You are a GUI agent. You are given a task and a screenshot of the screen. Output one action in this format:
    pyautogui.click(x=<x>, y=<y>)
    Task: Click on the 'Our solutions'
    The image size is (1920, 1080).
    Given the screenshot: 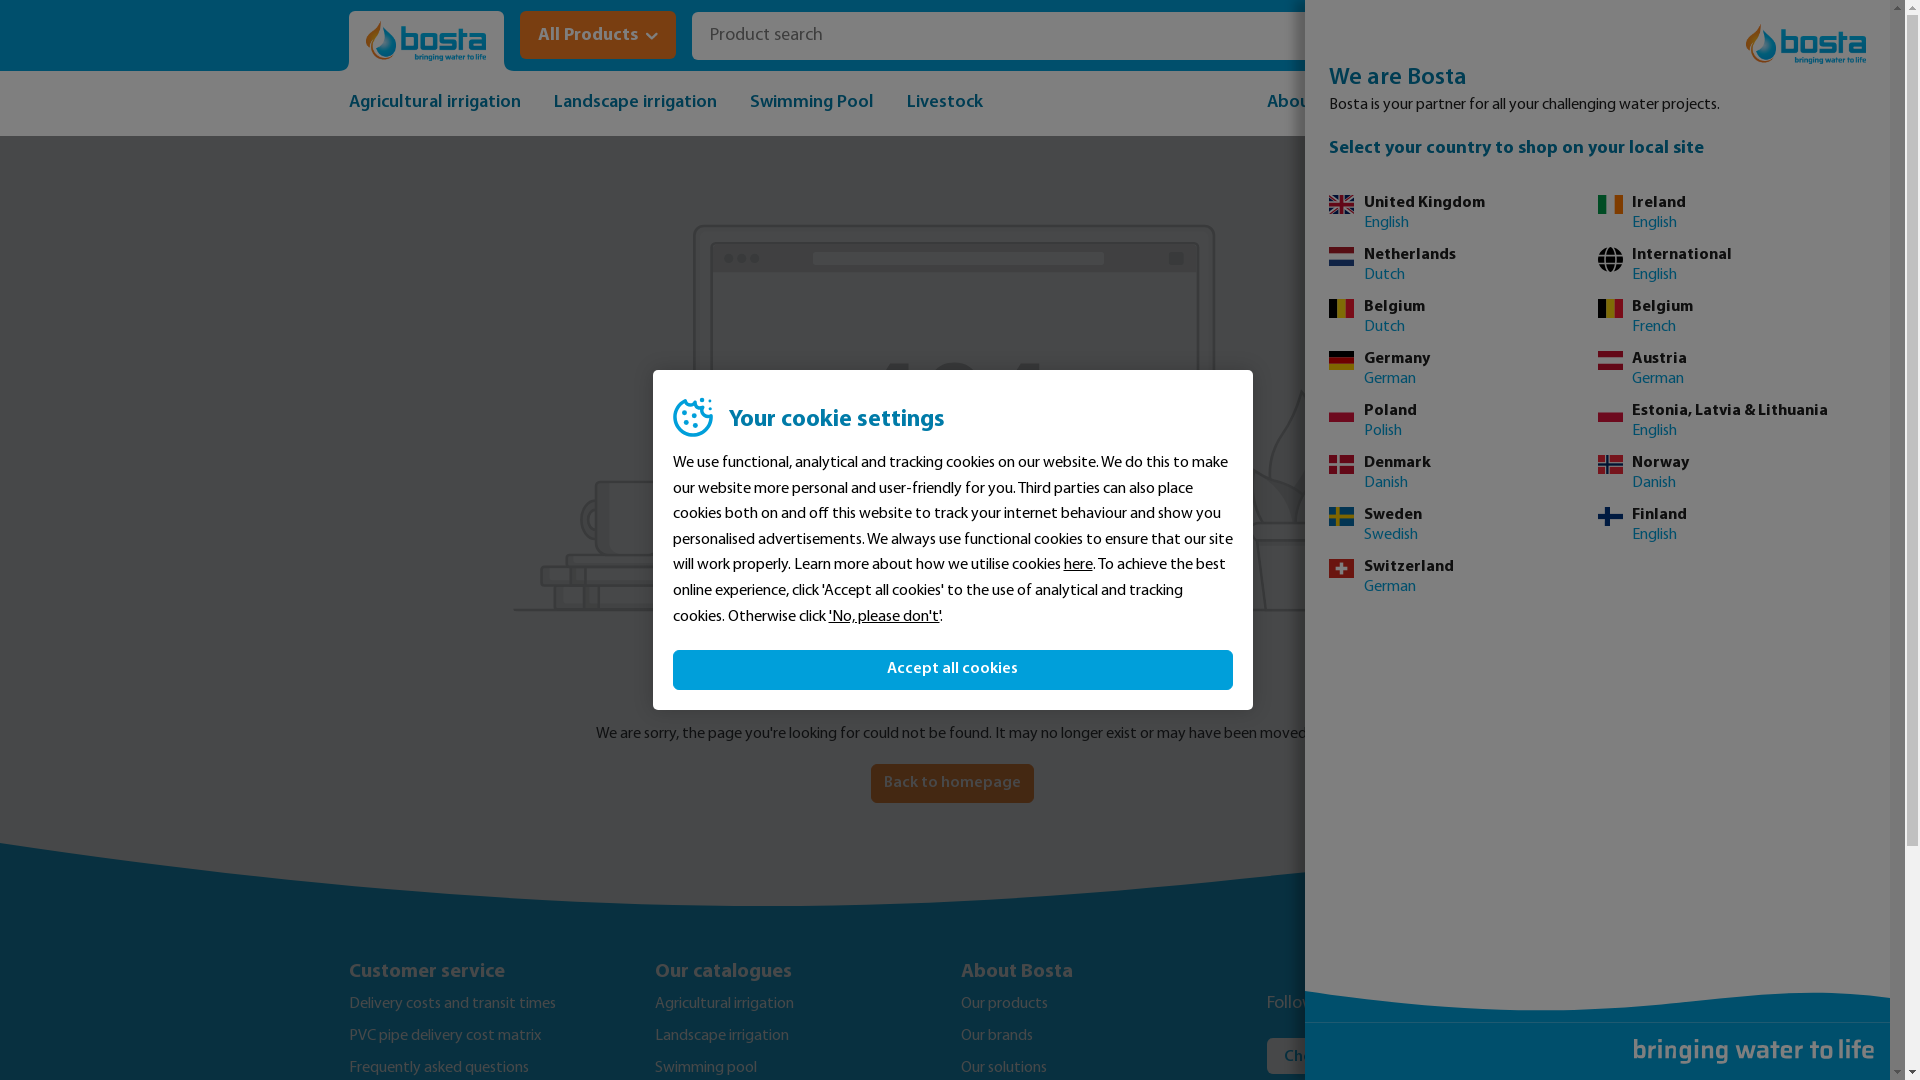 What is the action you would take?
    pyautogui.click(x=1003, y=1067)
    